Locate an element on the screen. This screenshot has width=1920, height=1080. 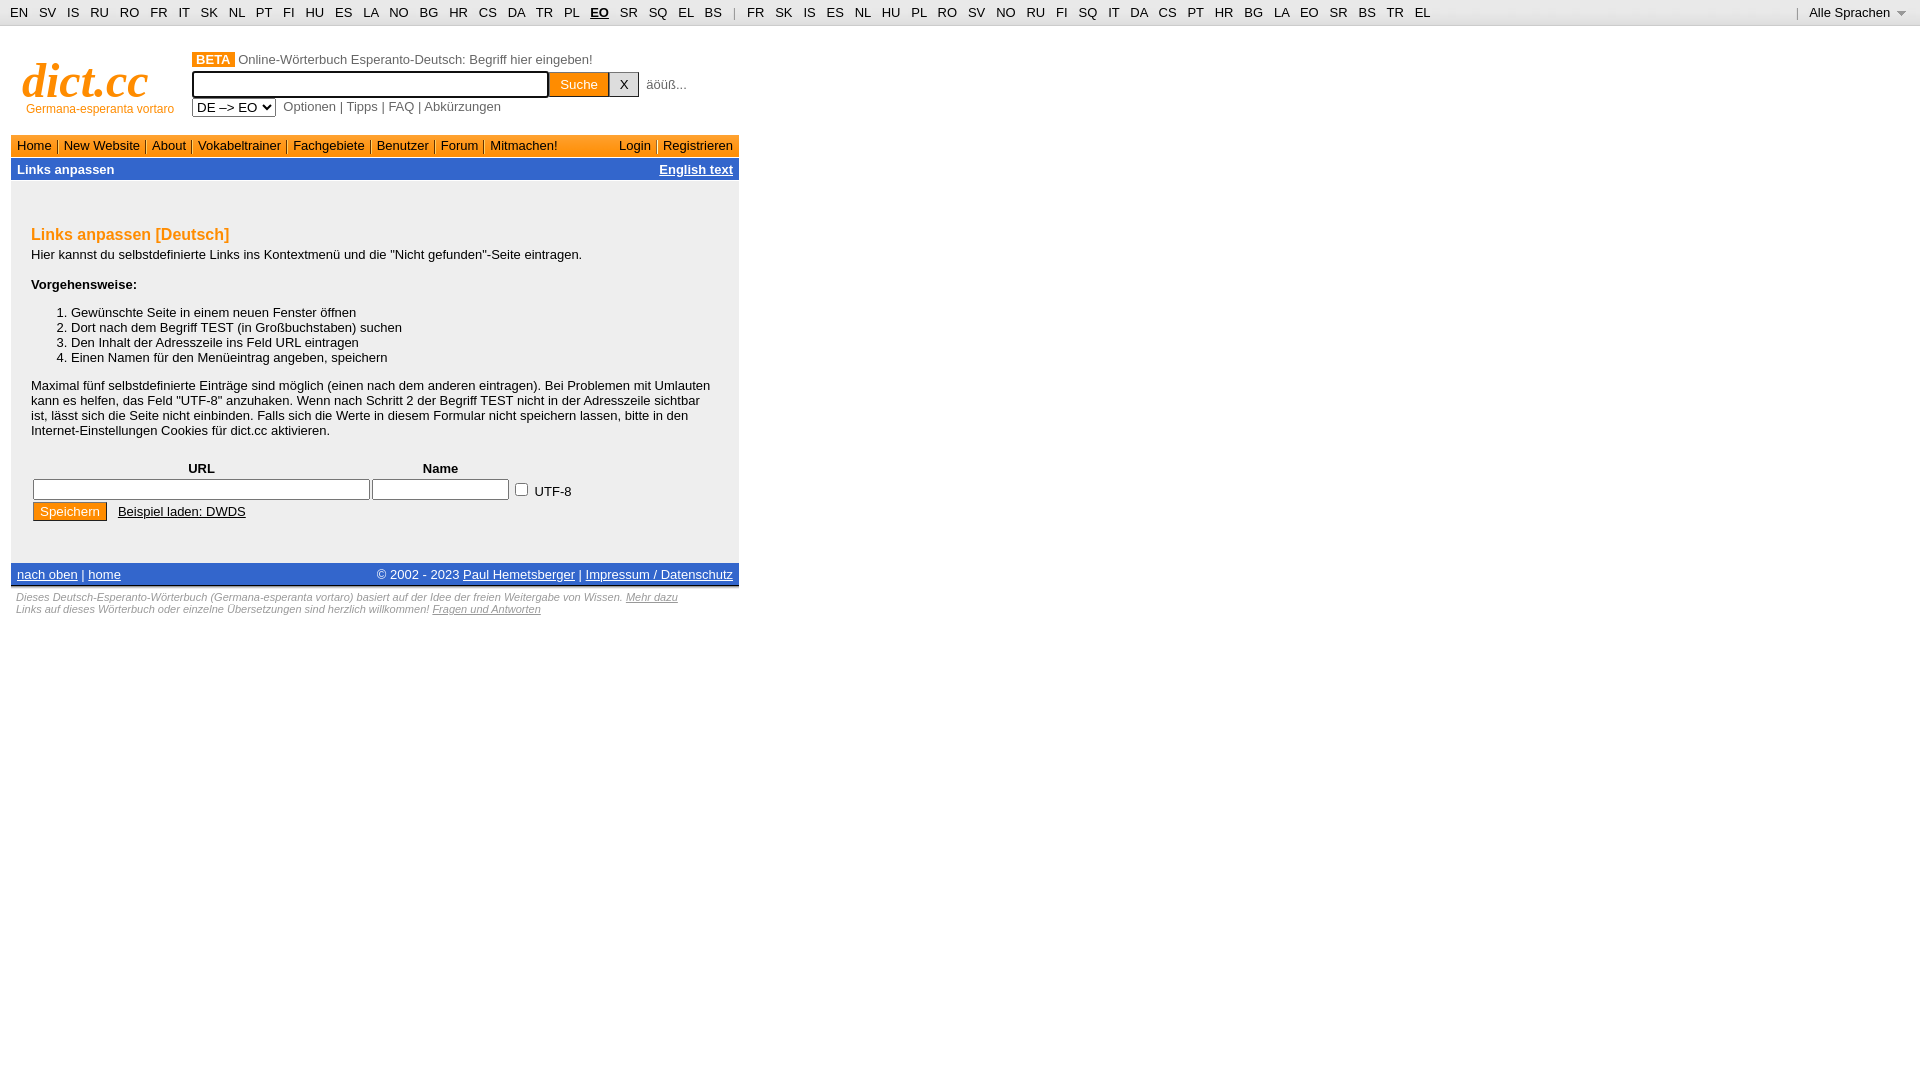
'dict.cc' is located at coordinates (84, 79).